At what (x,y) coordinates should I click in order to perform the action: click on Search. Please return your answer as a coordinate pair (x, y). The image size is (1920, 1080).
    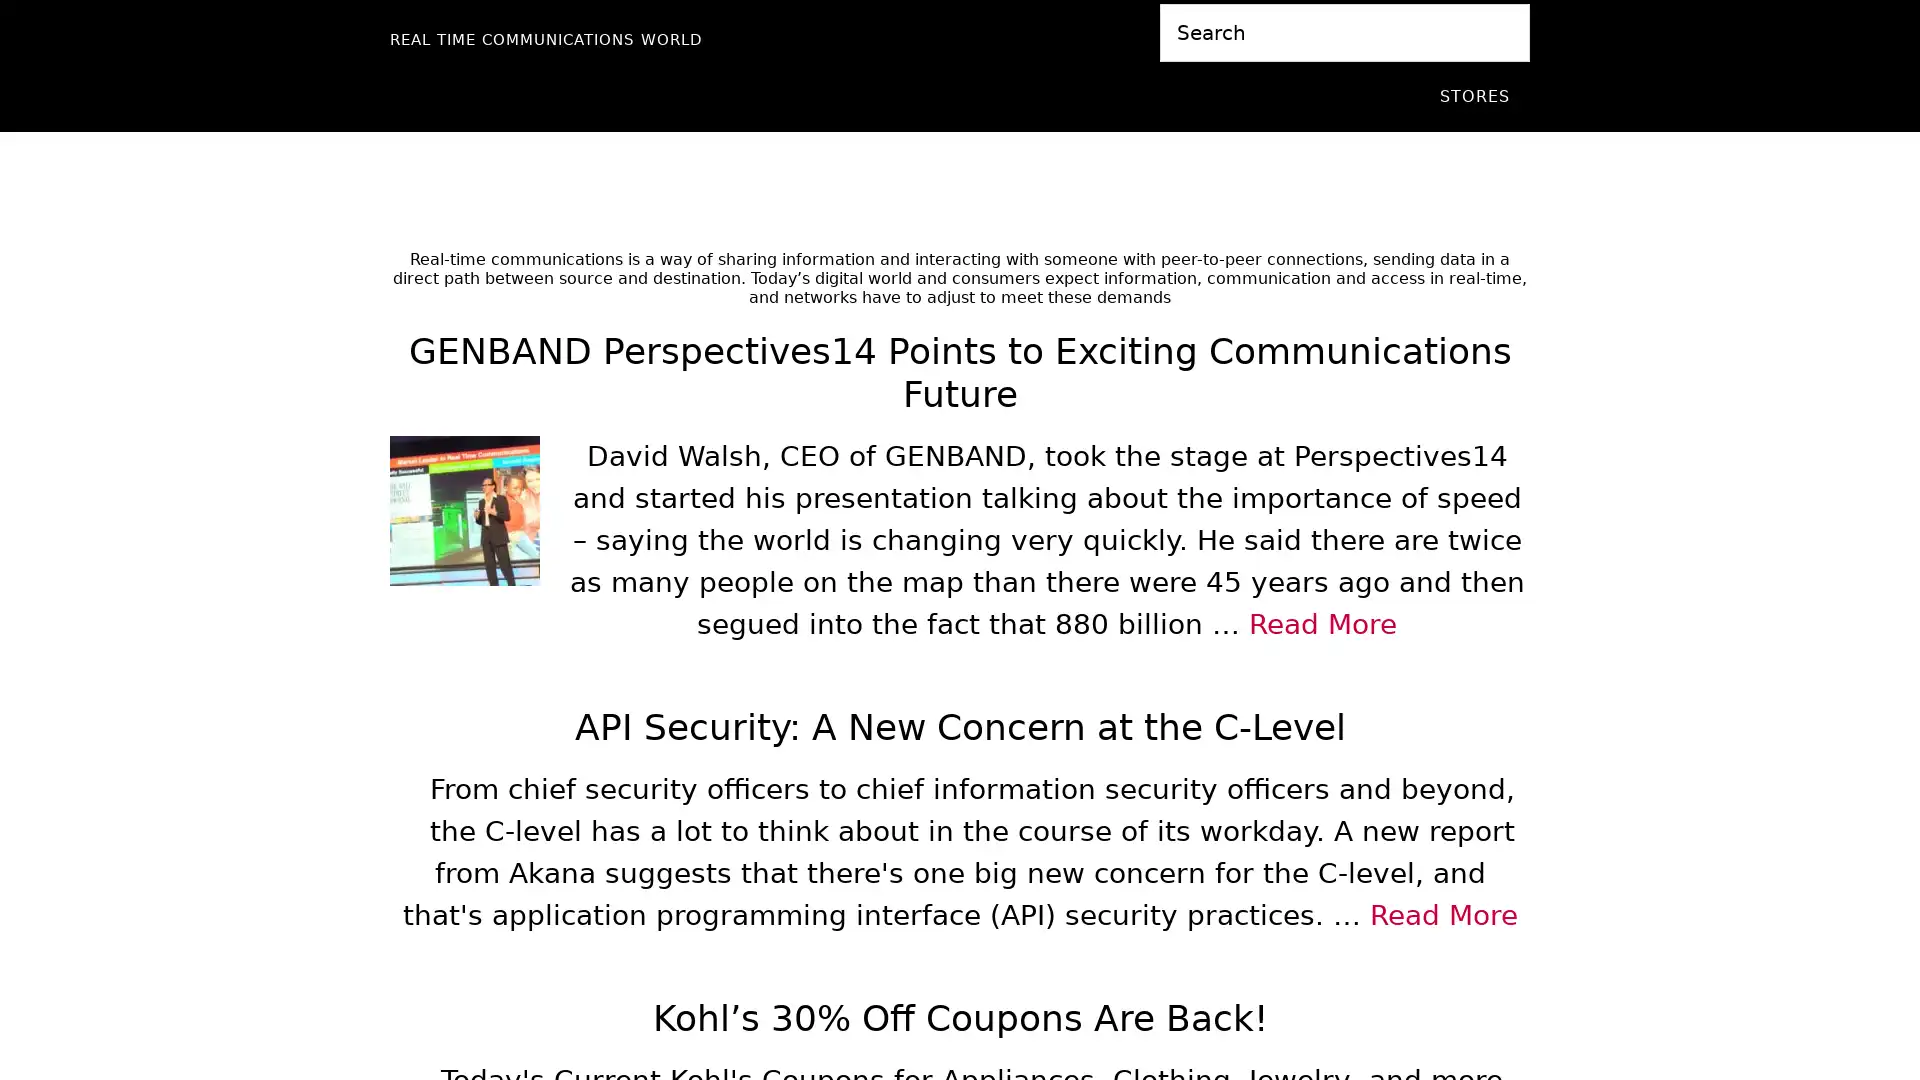
    Looking at the image, I should click on (1528, 3).